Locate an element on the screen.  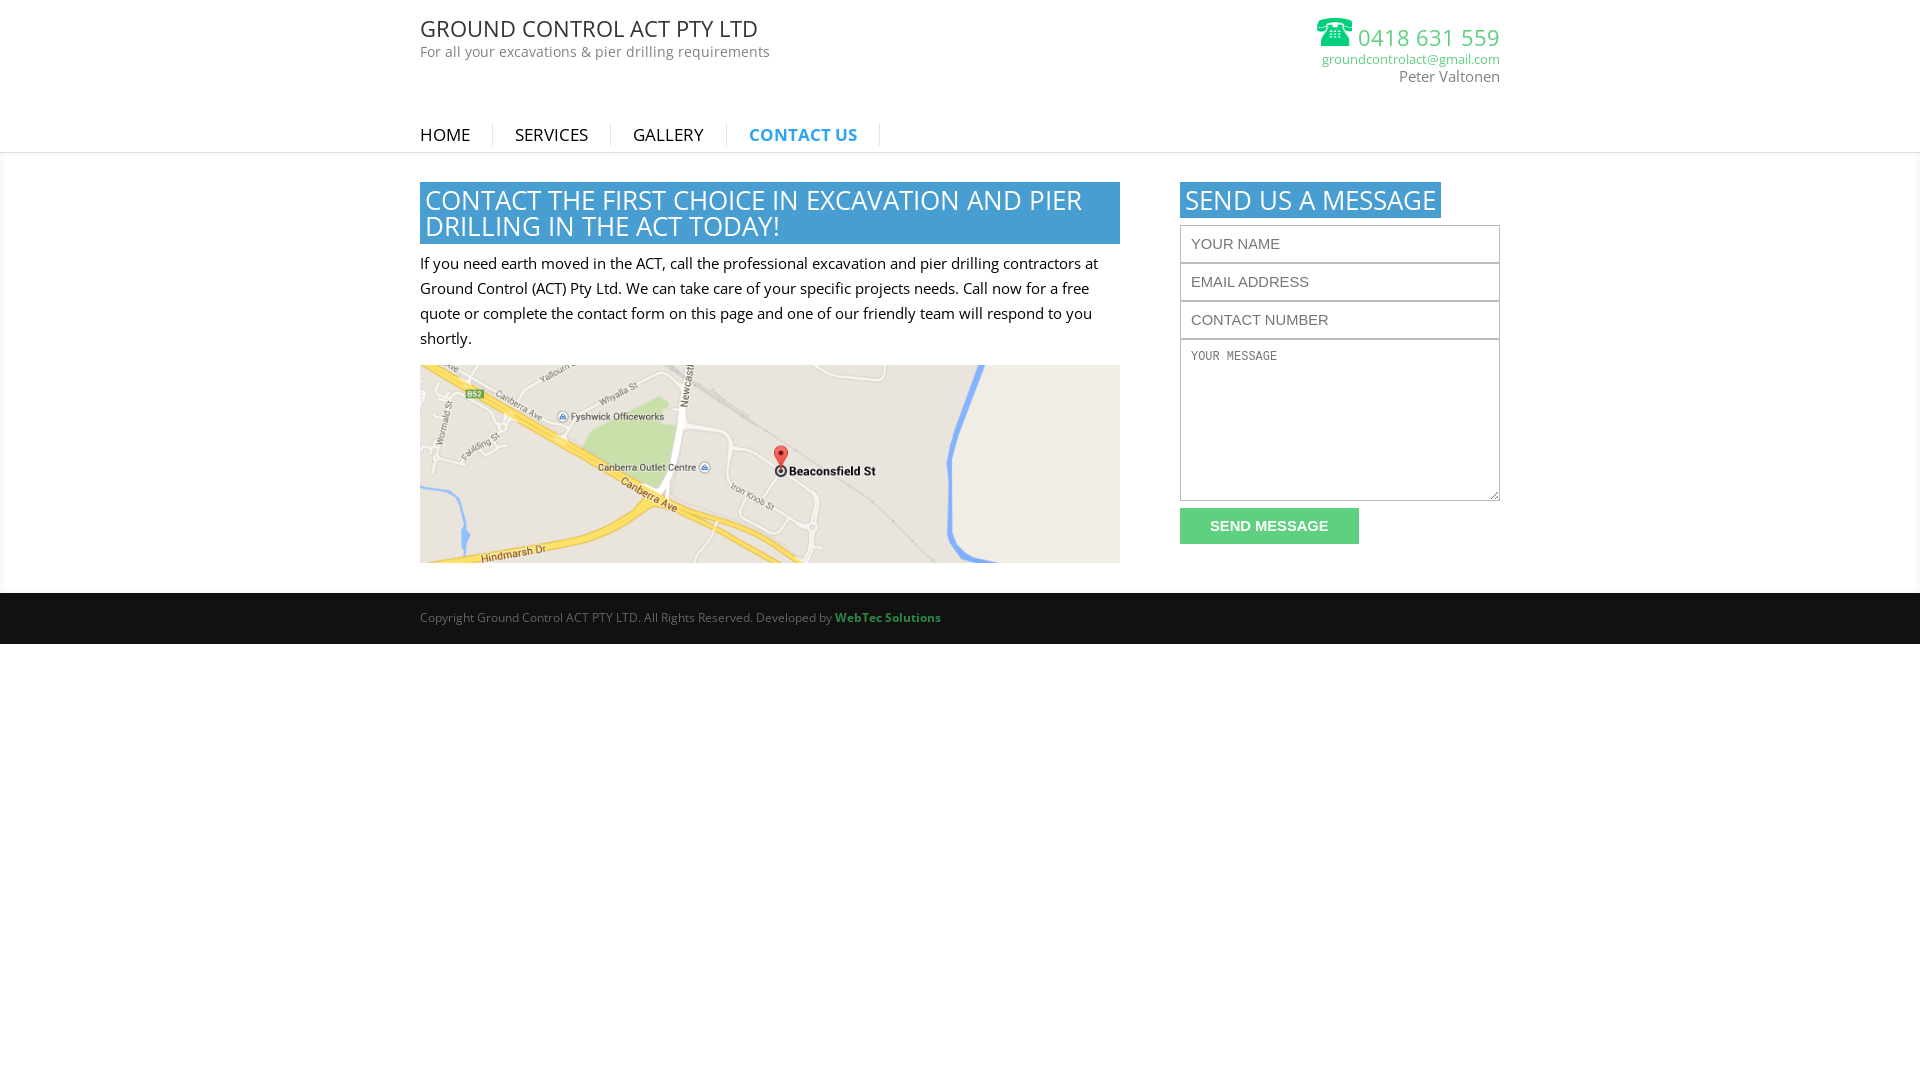
'WebTec Solutions' is located at coordinates (887, 616).